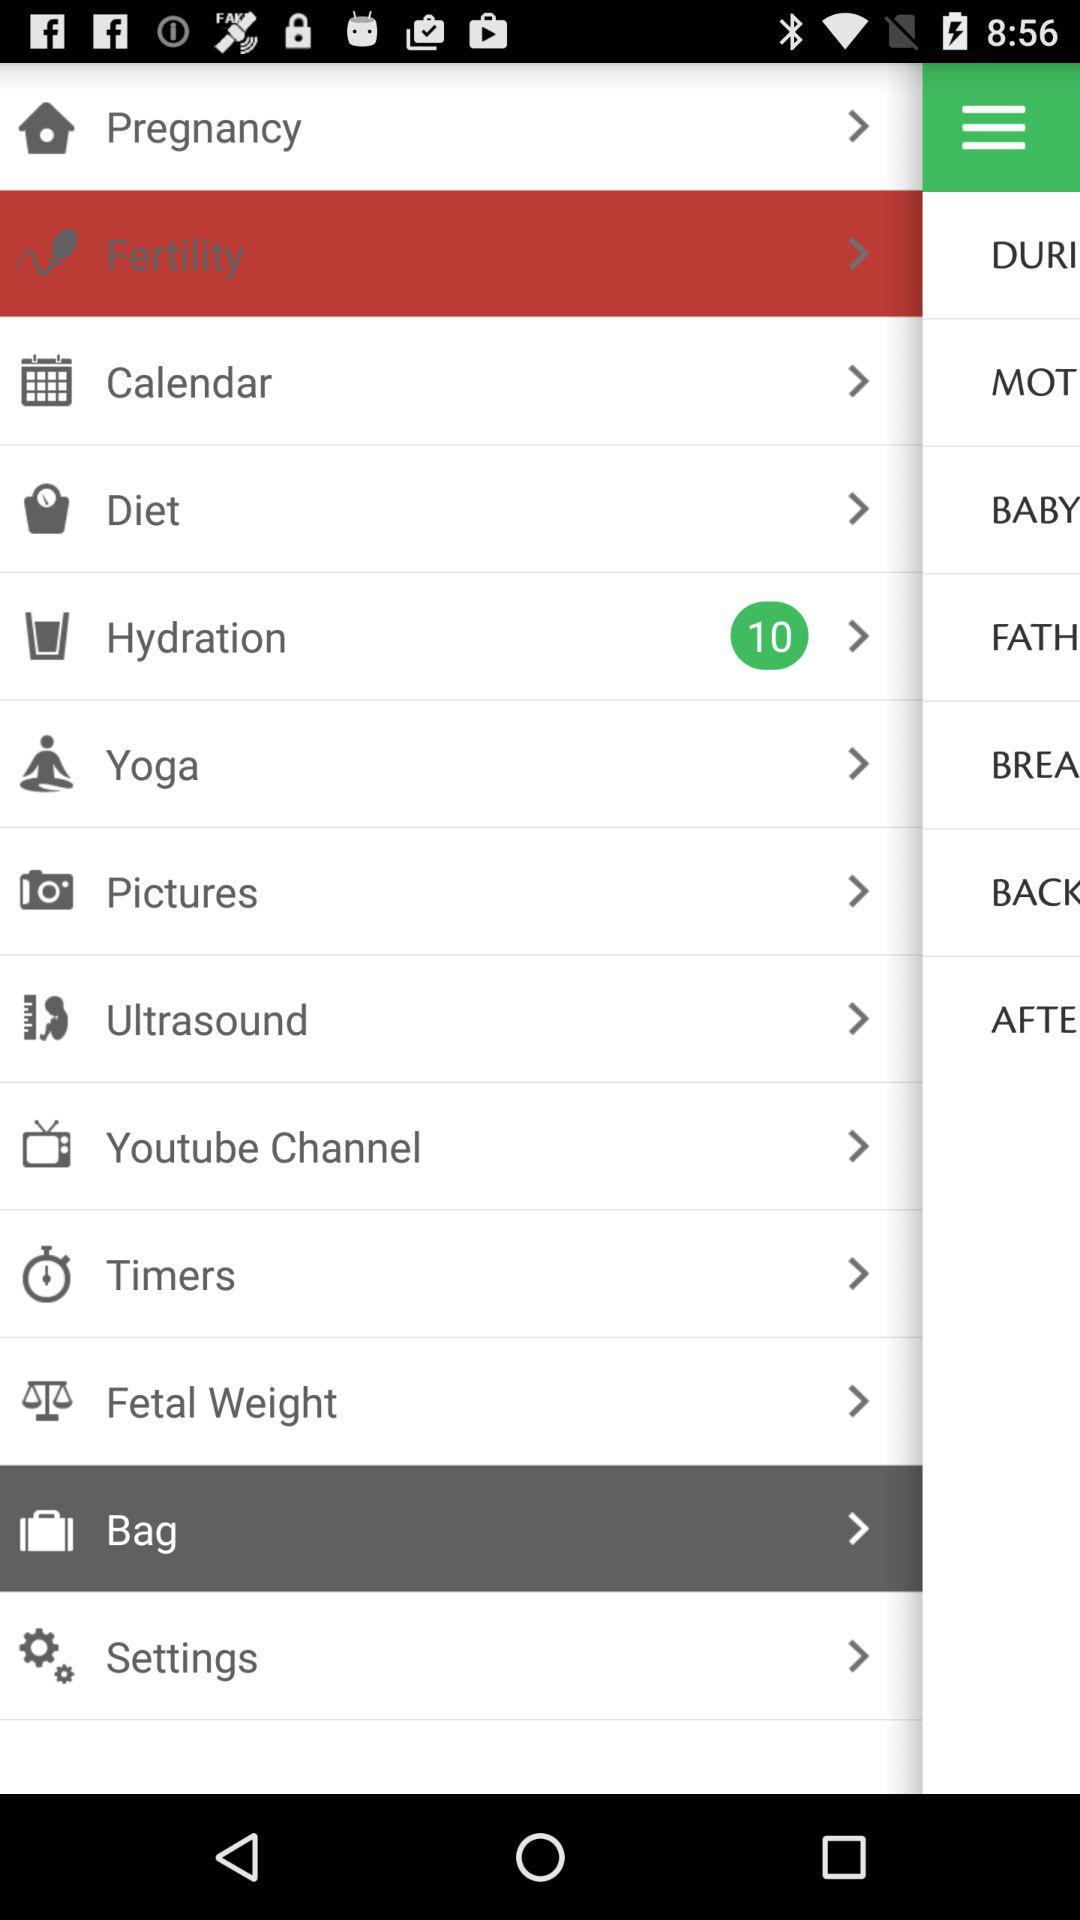 This screenshot has width=1080, height=1920. What do you see at coordinates (457, 1527) in the screenshot?
I see `the bag` at bounding box center [457, 1527].